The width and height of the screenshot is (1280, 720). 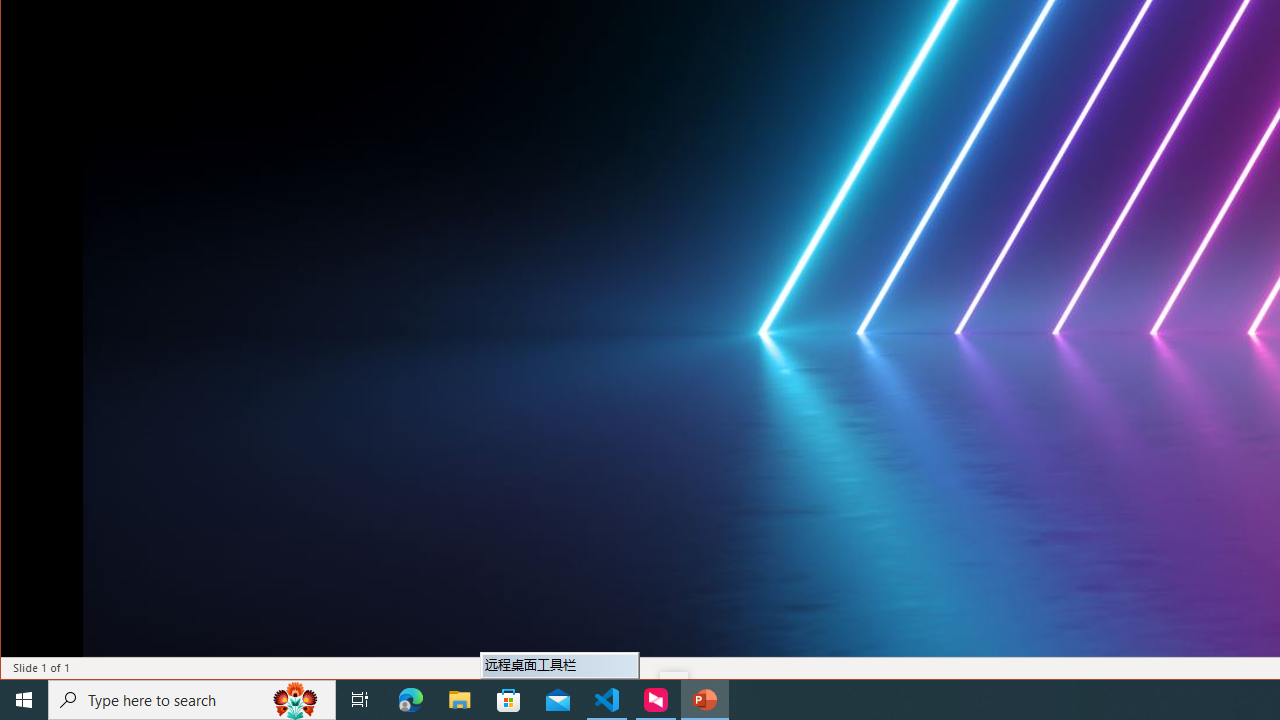 What do you see at coordinates (410, 698) in the screenshot?
I see `'Microsoft Edge'` at bounding box center [410, 698].